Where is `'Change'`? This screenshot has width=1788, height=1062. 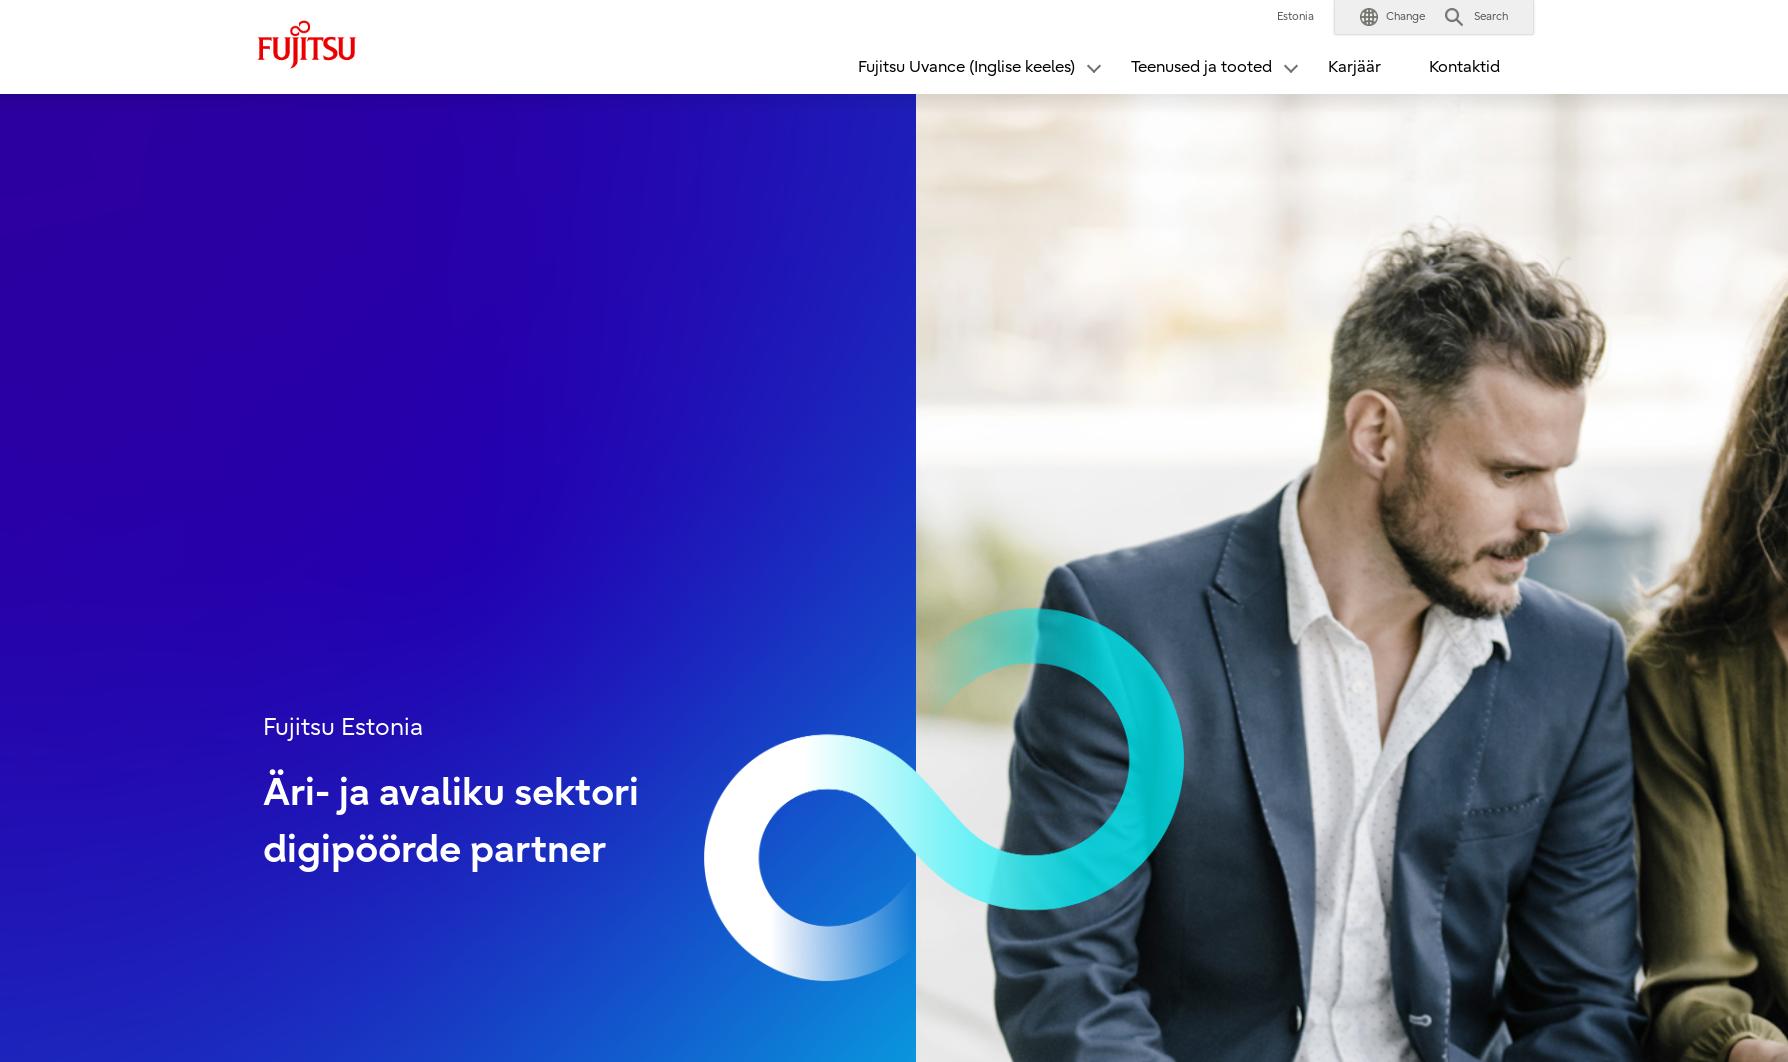
'Change' is located at coordinates (1405, 16).